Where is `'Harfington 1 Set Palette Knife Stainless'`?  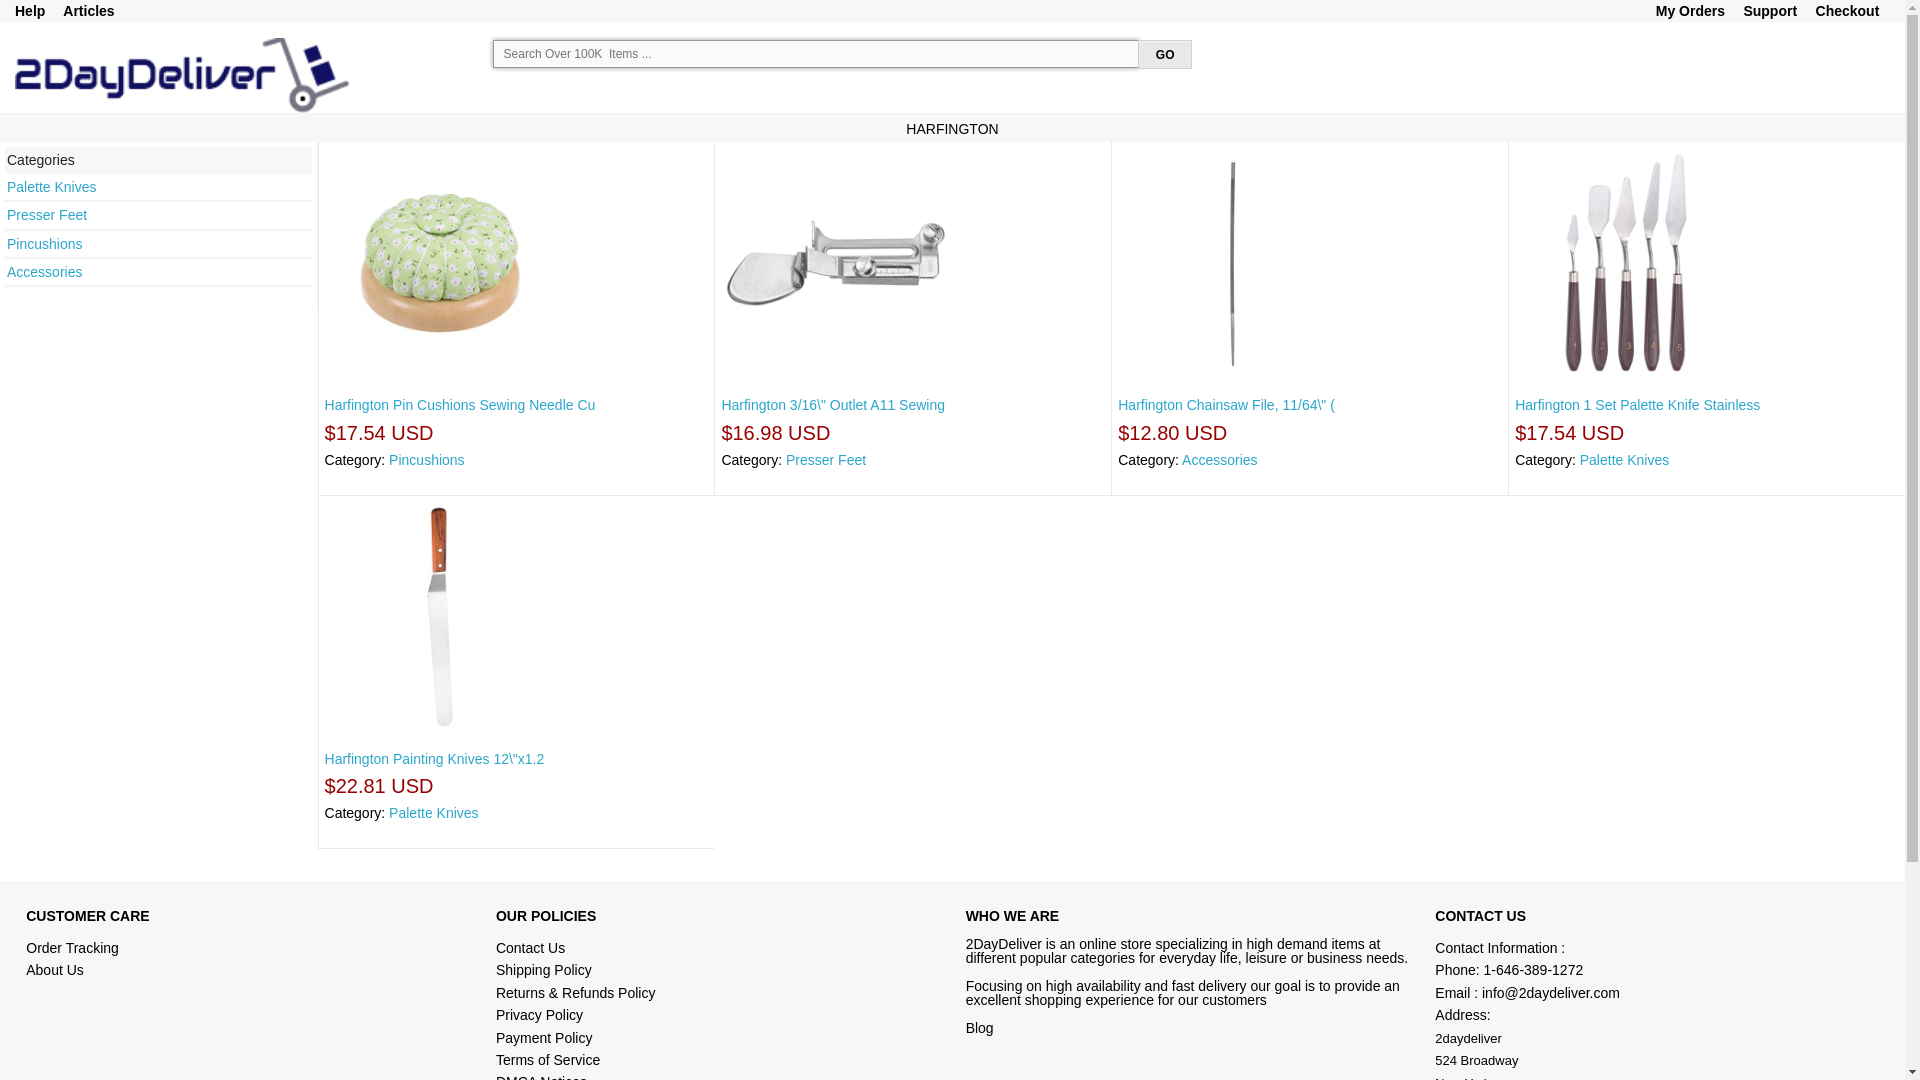 'Harfington 1 Set Palette Knife Stainless' is located at coordinates (1637, 405).